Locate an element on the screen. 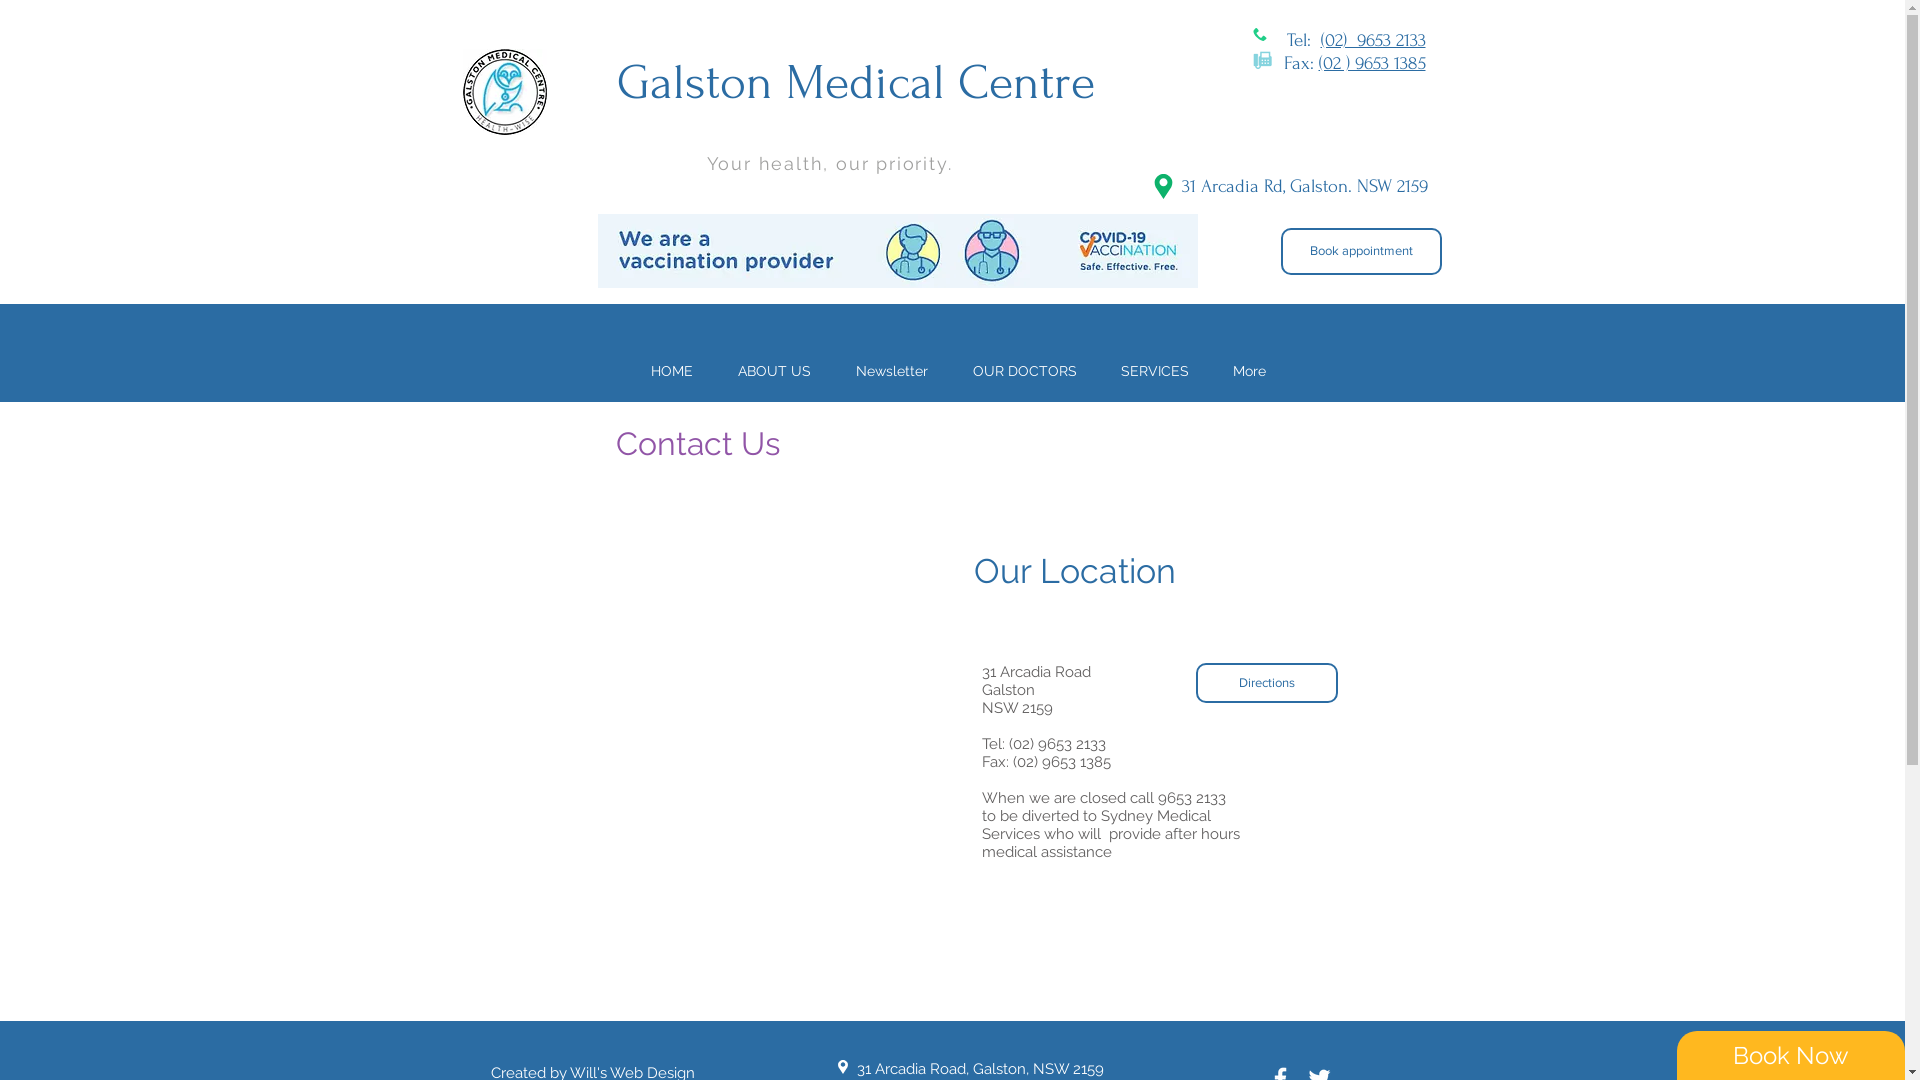 The image size is (1920, 1080). 'HOME' is located at coordinates (671, 370).